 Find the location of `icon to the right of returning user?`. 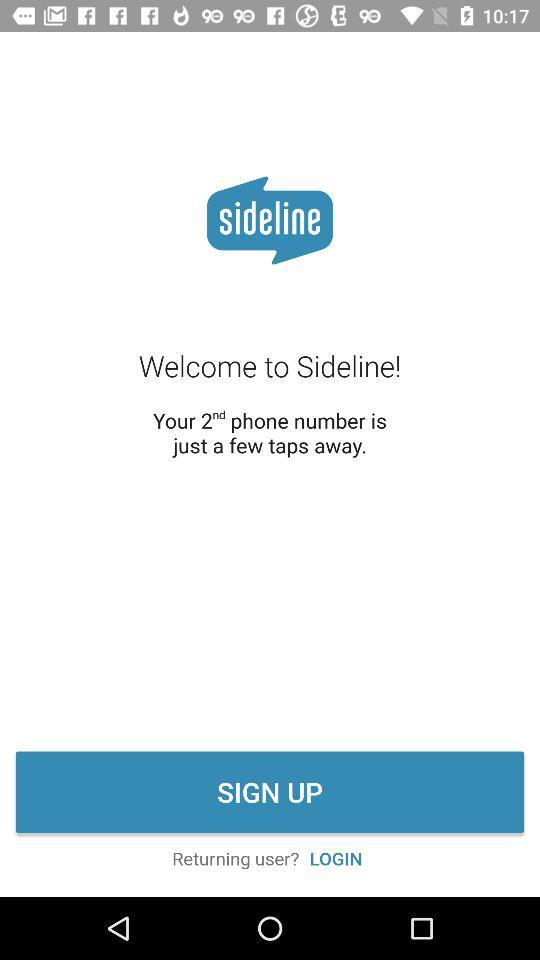

icon to the right of returning user? is located at coordinates (336, 857).